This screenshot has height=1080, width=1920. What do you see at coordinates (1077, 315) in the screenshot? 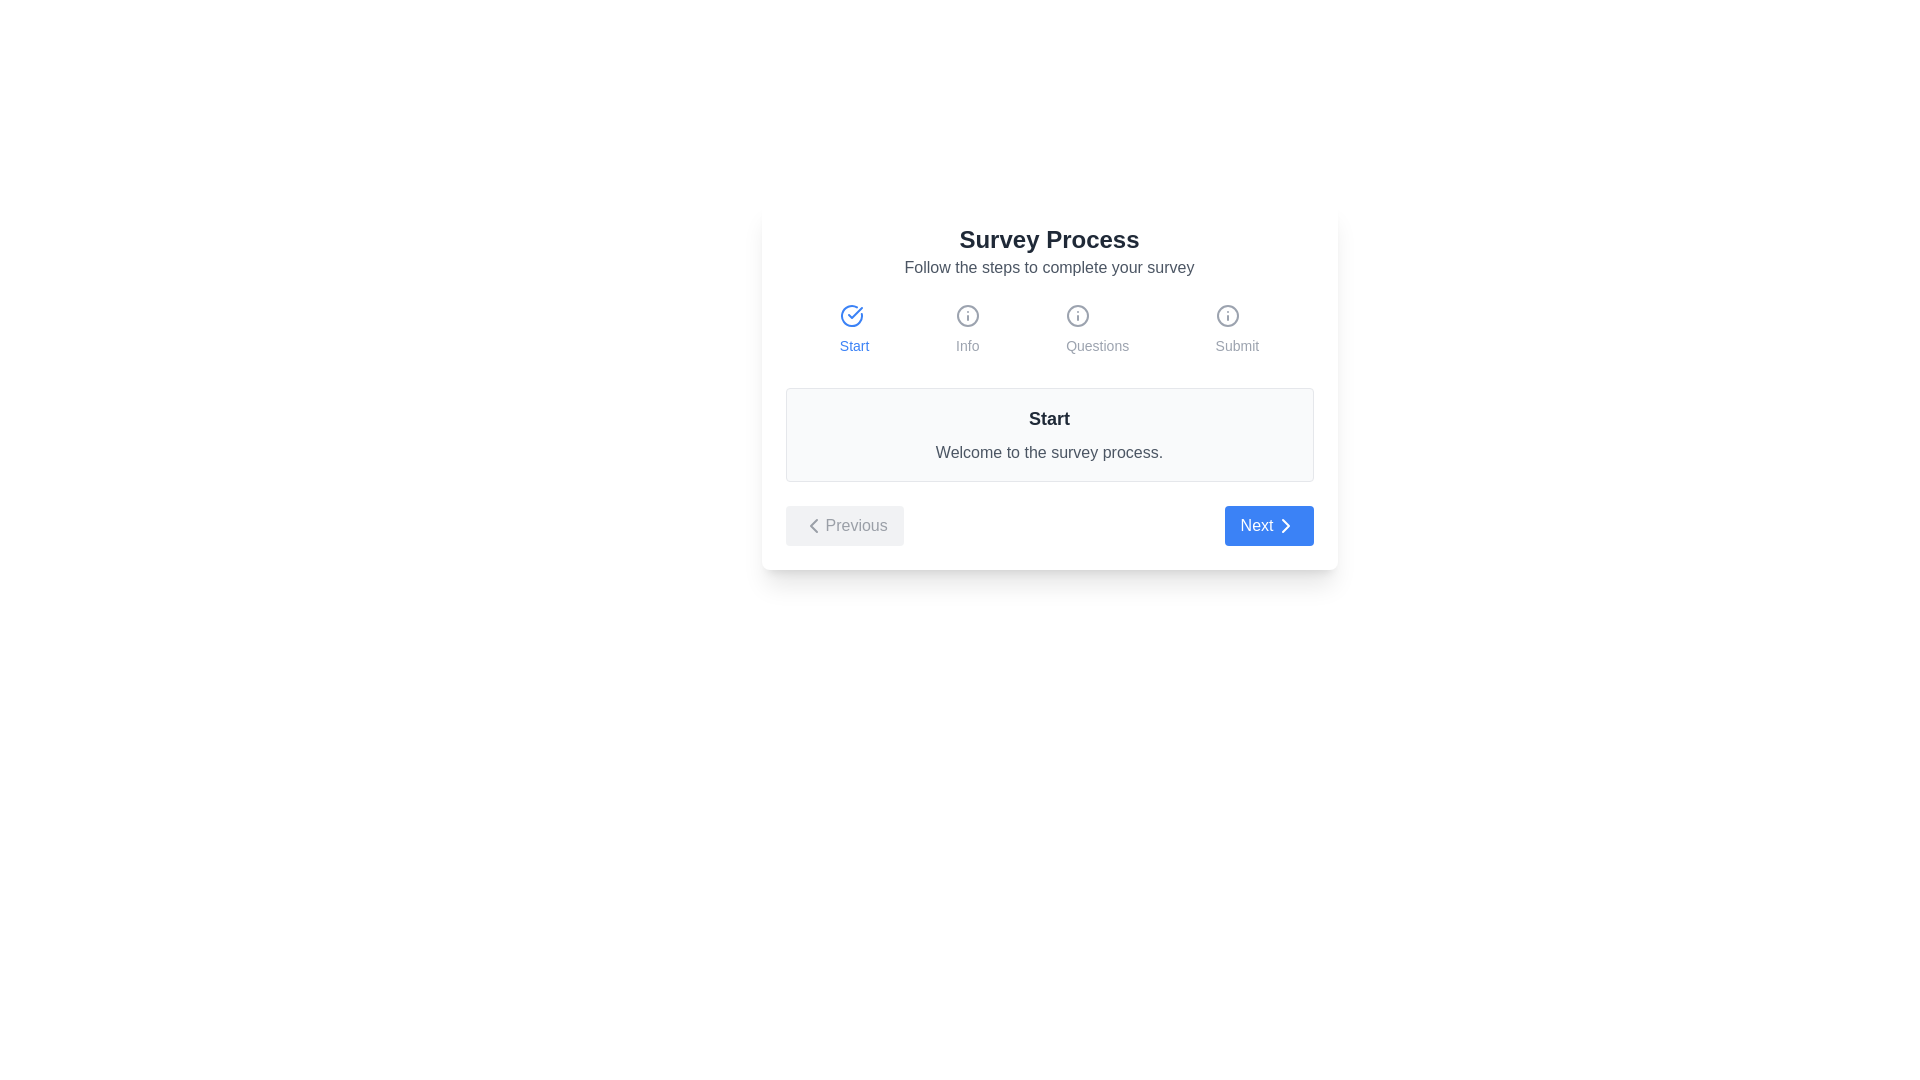
I see `the circular icon with an encircled lowercase 'i' symbol` at bounding box center [1077, 315].